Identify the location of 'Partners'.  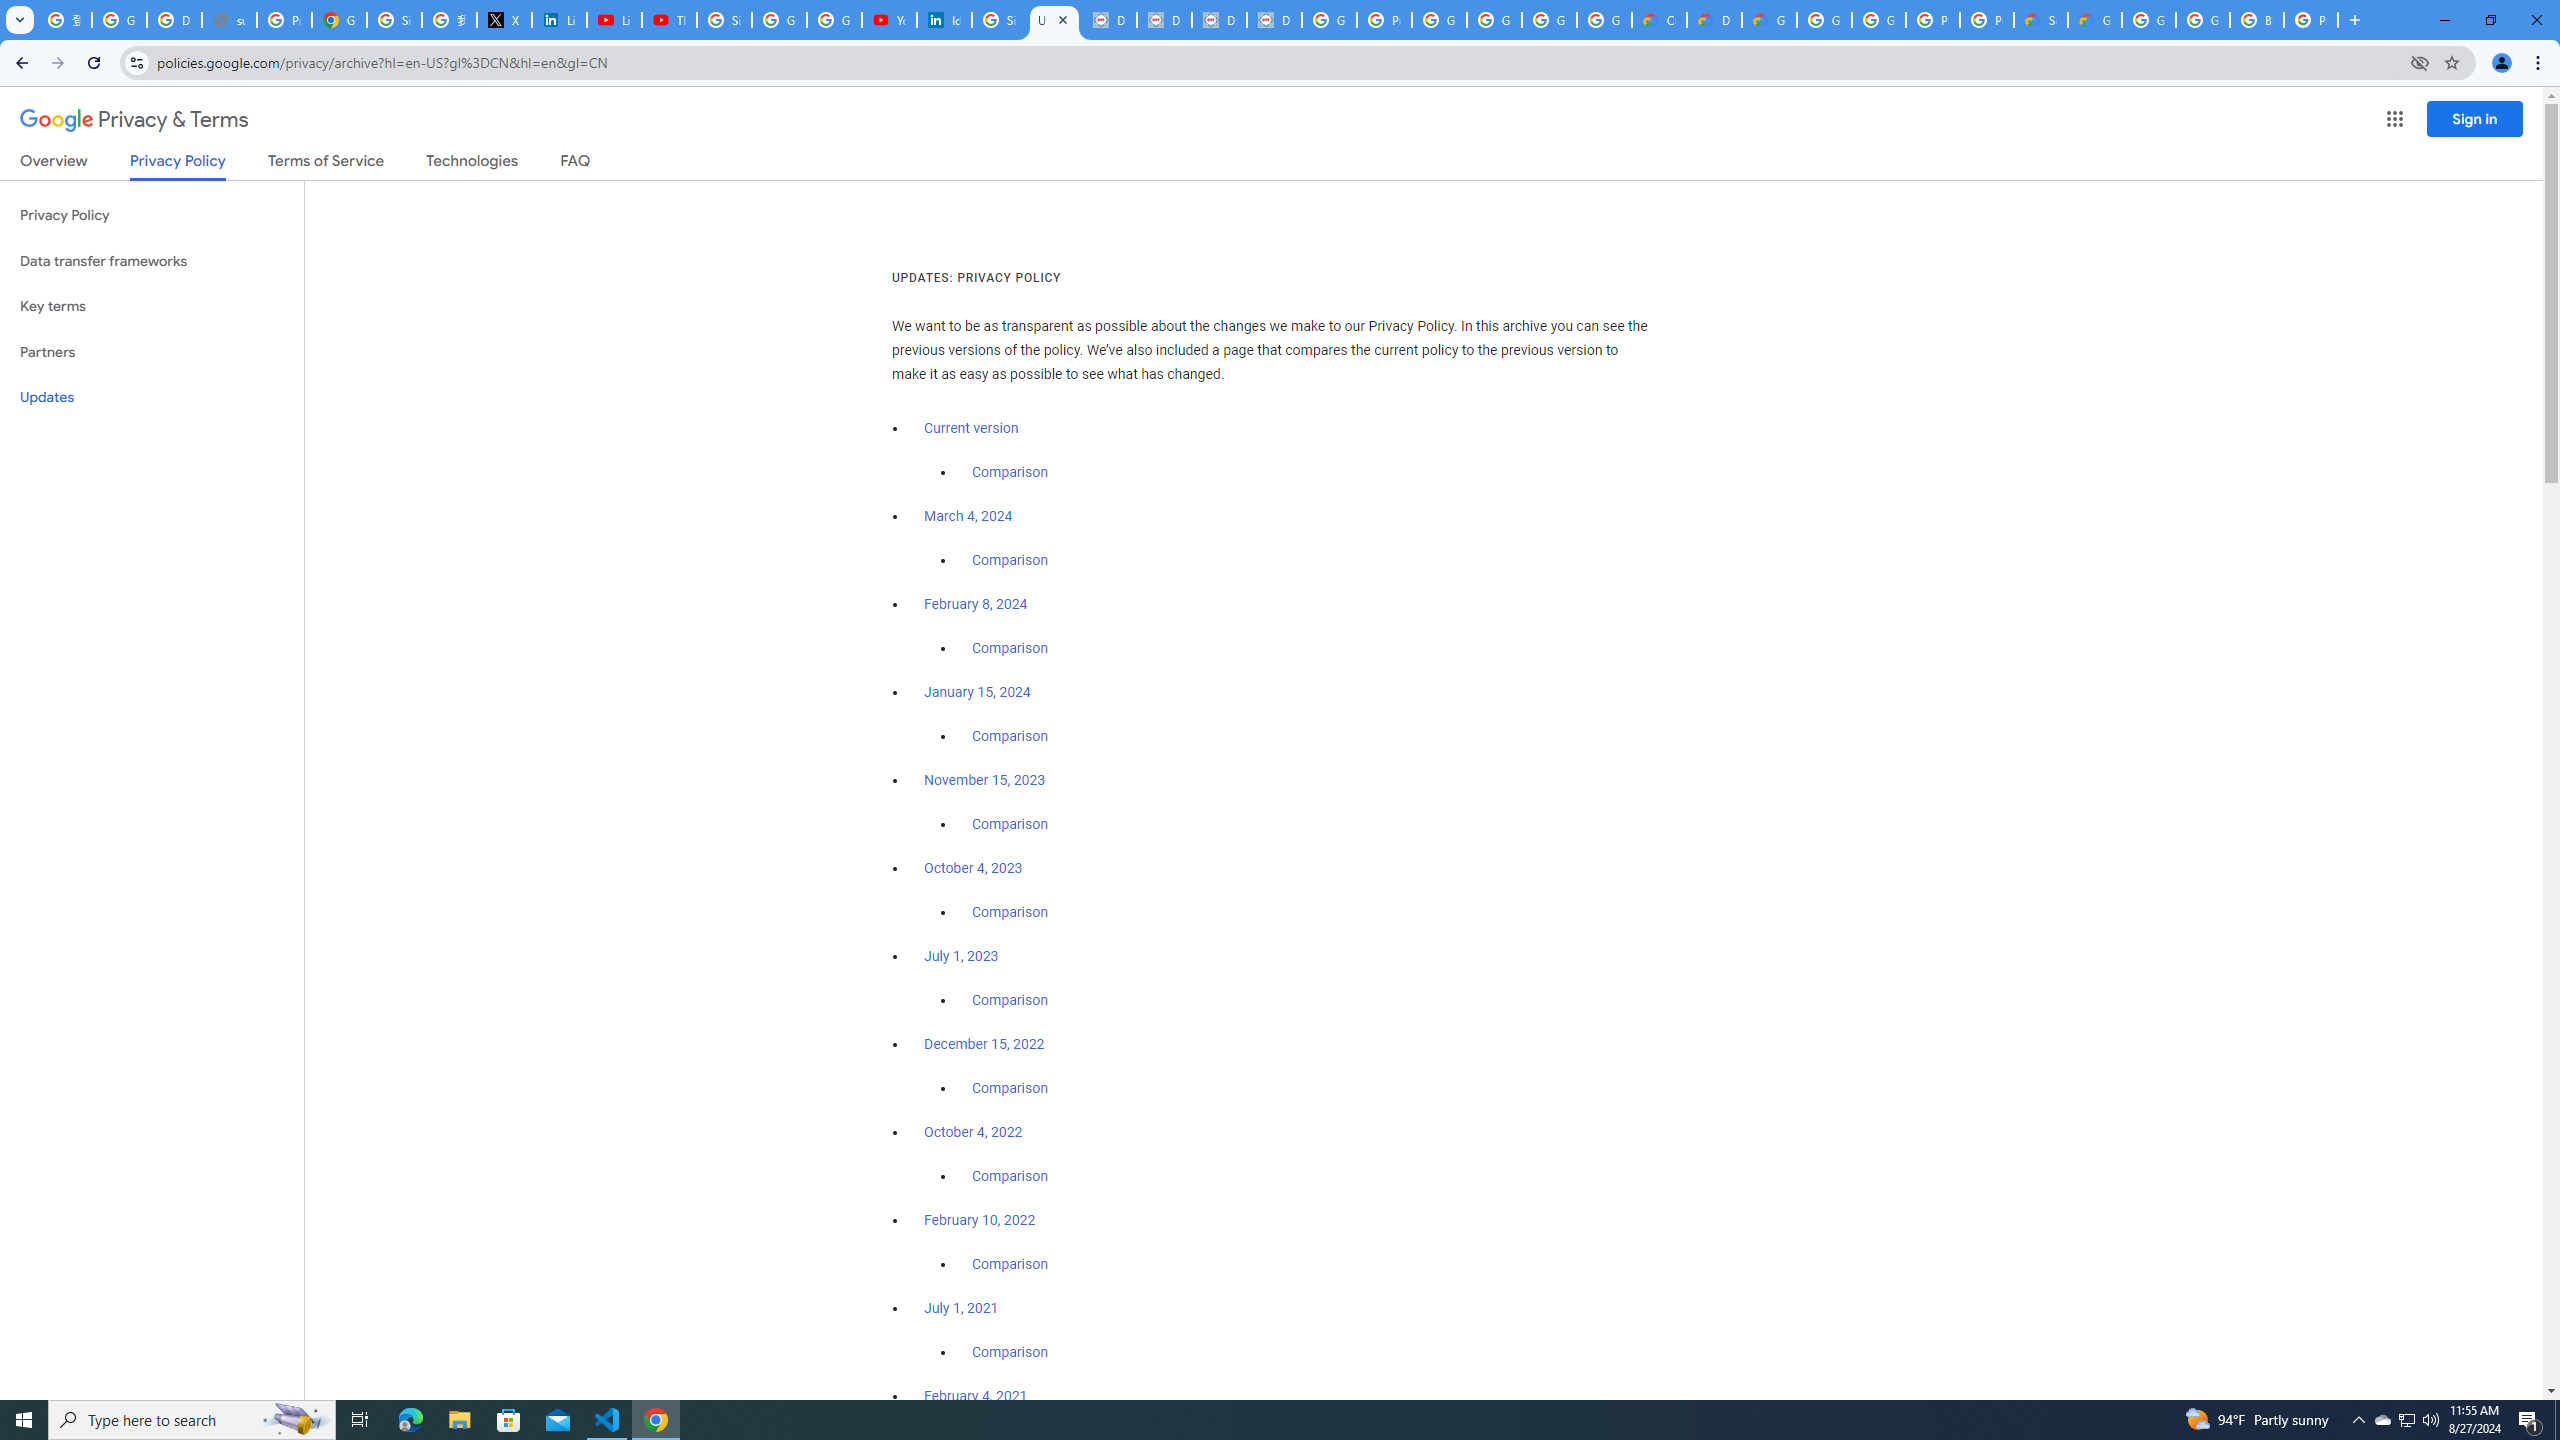
(151, 352).